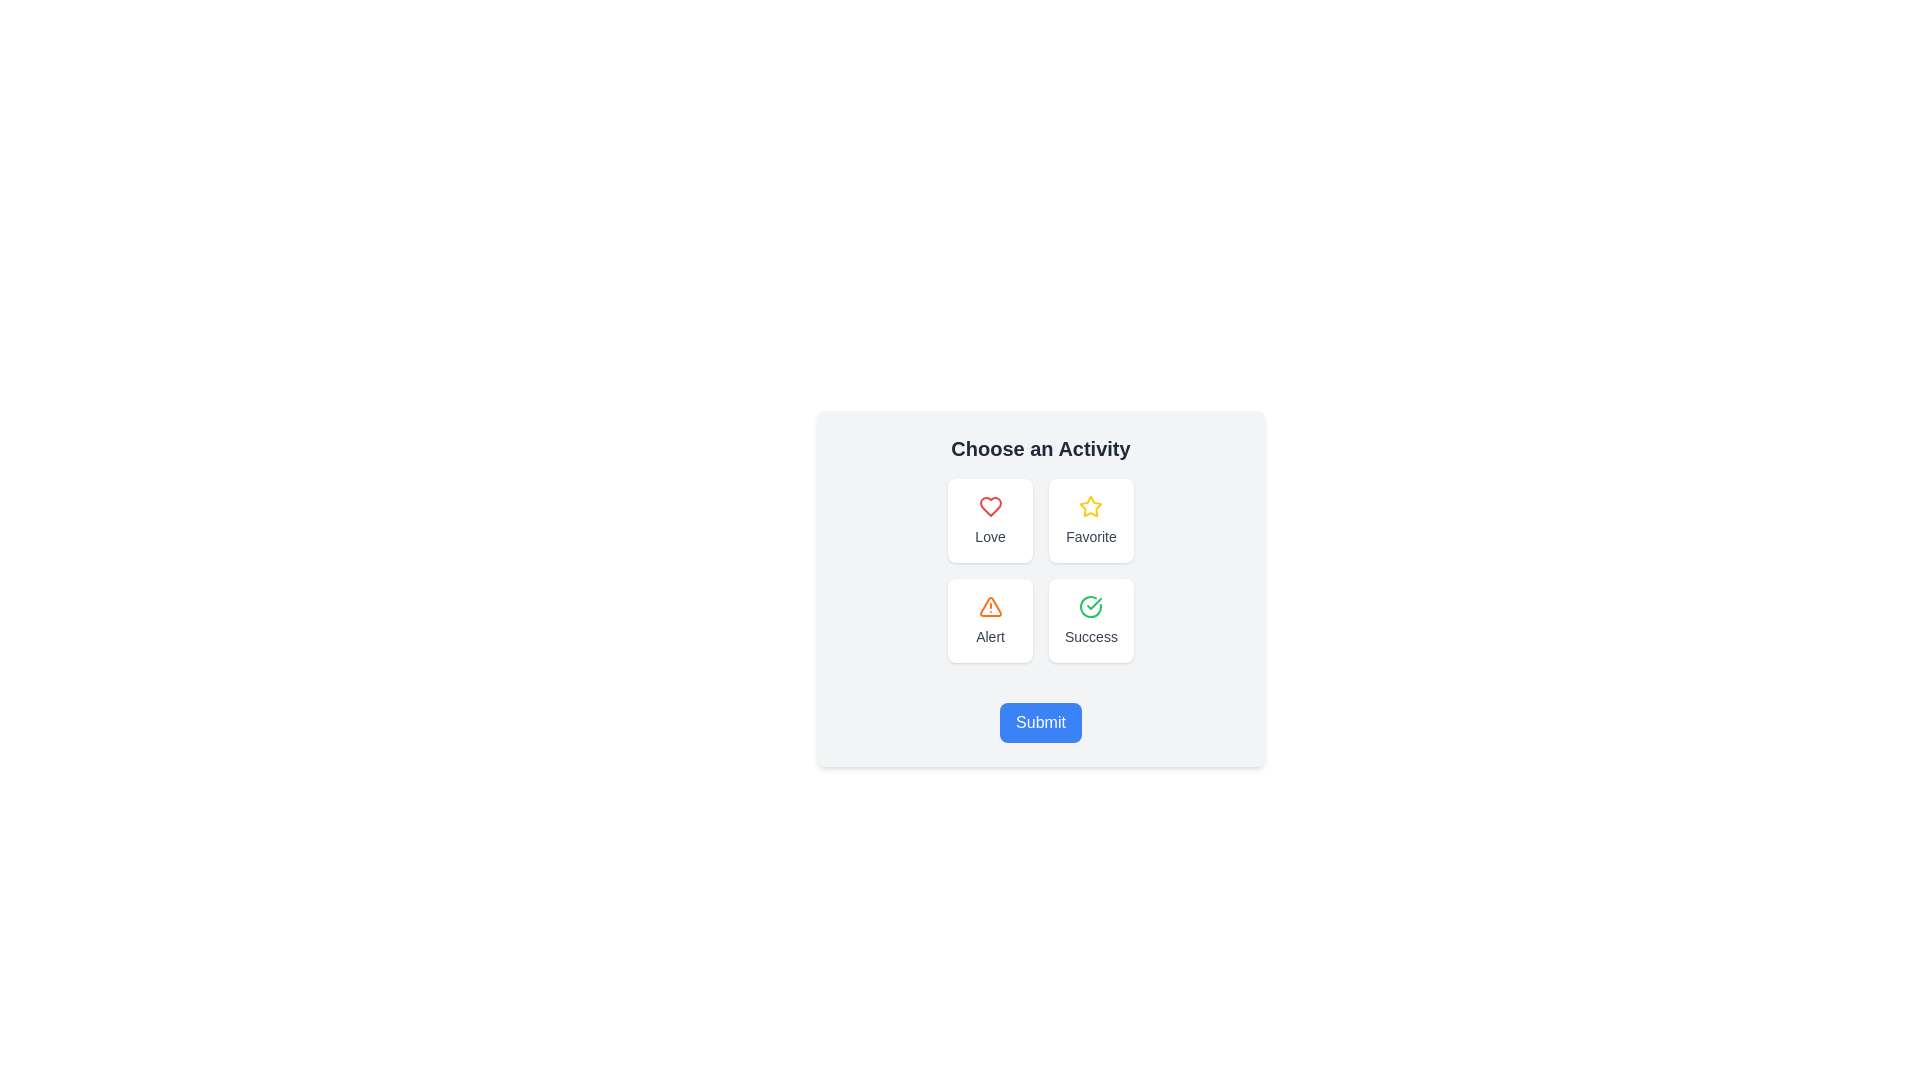  What do you see at coordinates (990, 505) in the screenshot?
I see `the heart-shaped icon styled in red, located in the top-left corner of the 'Choose an Activity' grid, above the 'Love' label` at bounding box center [990, 505].